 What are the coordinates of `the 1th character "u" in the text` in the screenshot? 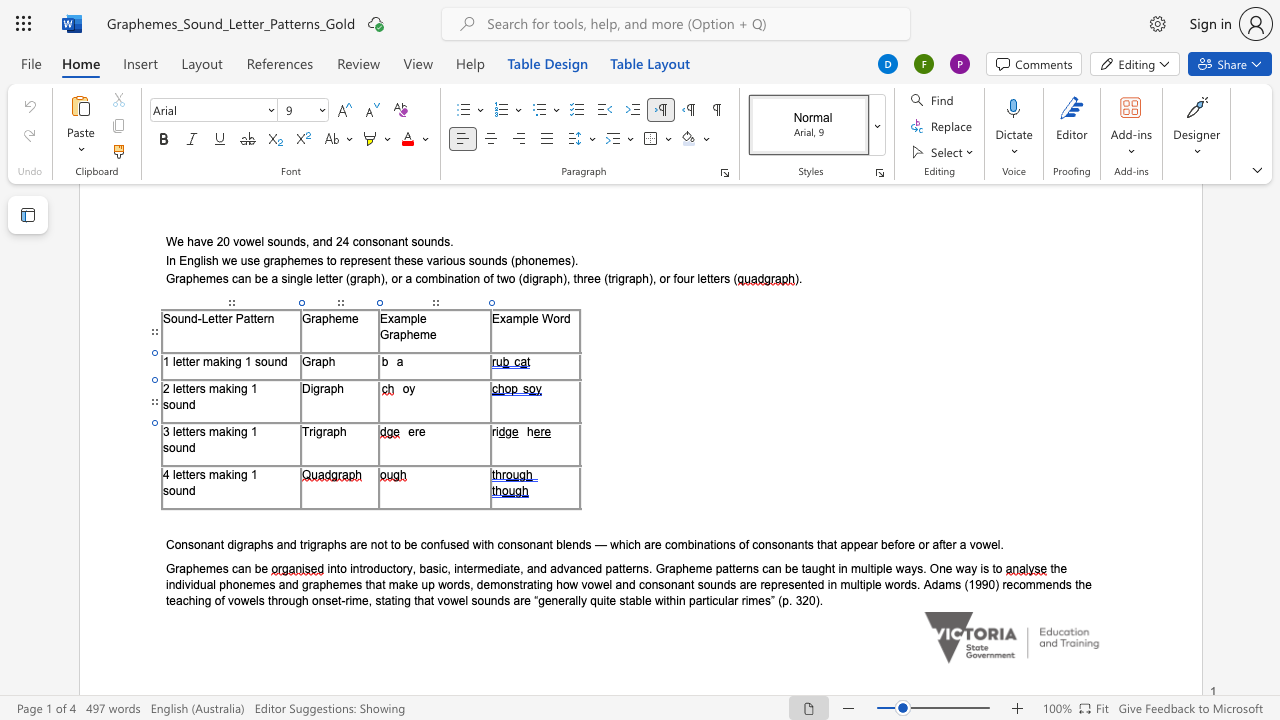 It's located at (179, 446).